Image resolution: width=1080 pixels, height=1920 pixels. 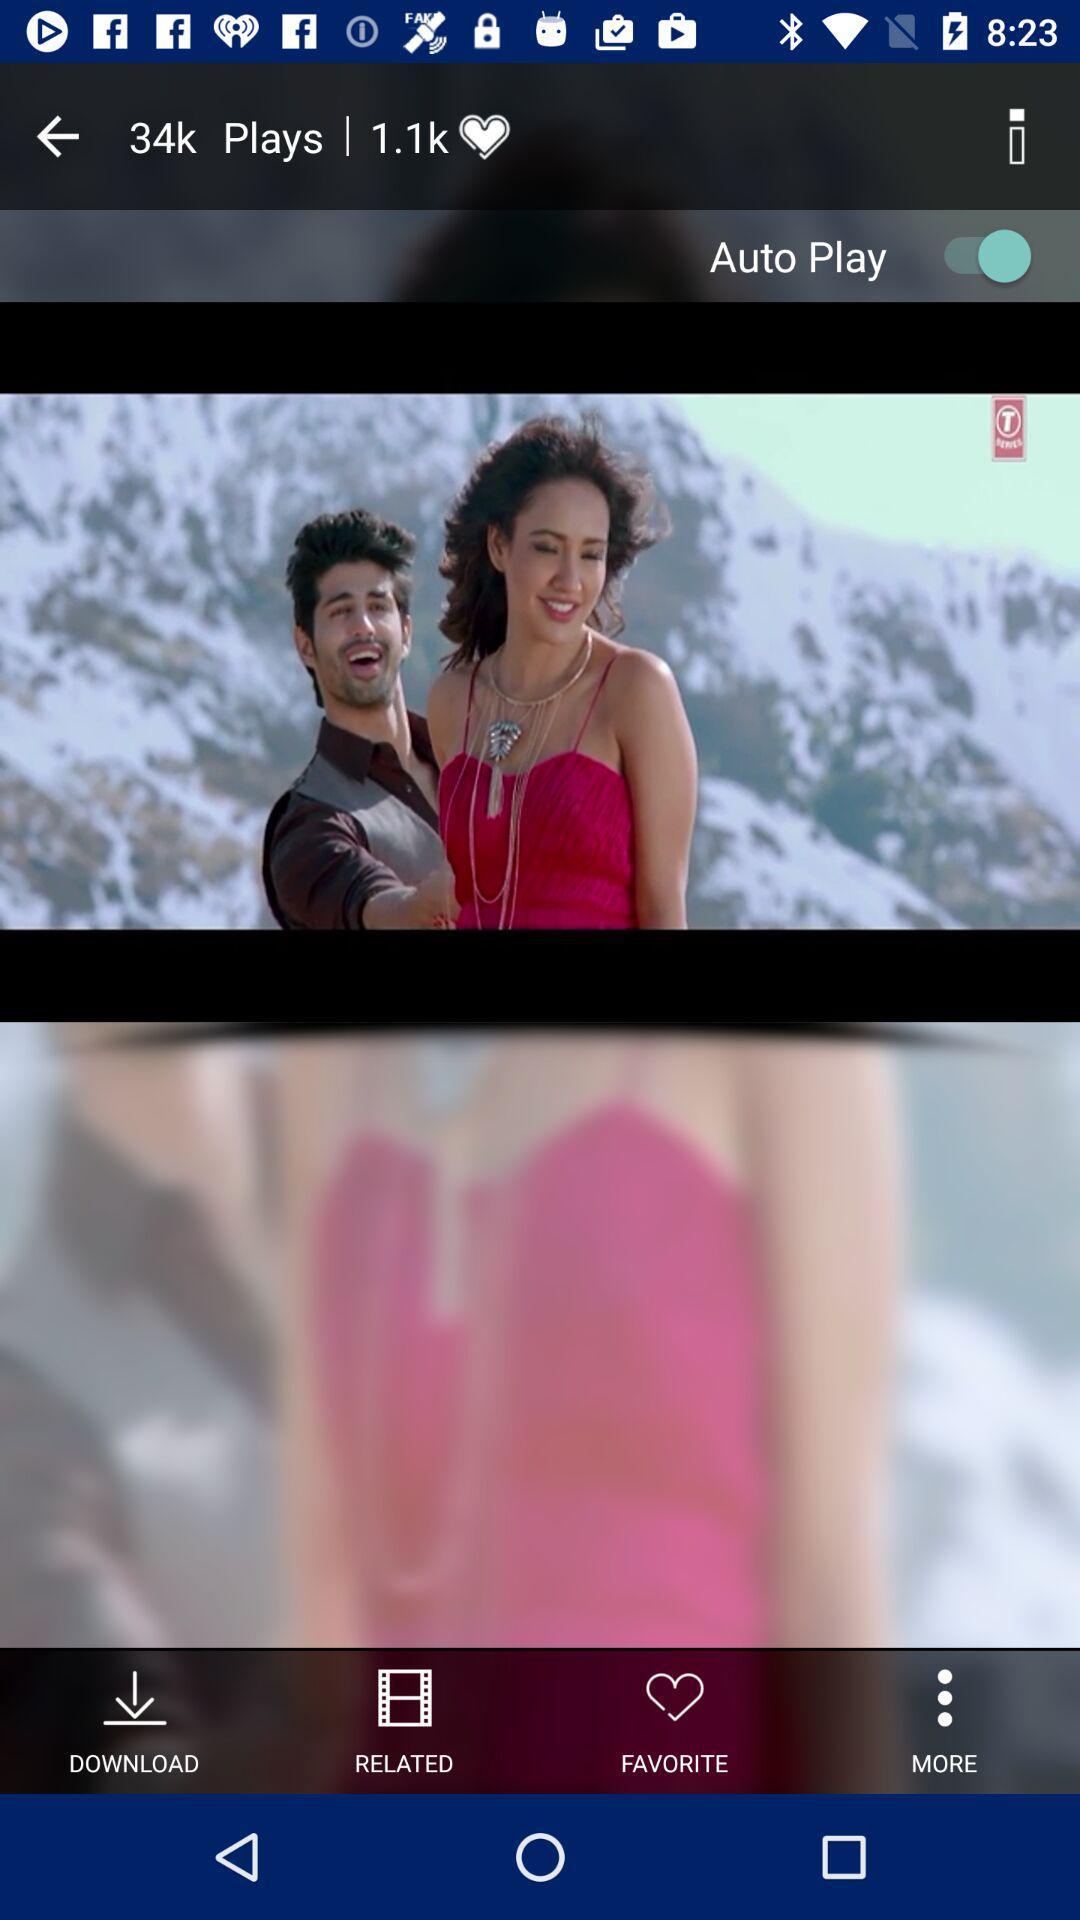 What do you see at coordinates (56, 135) in the screenshot?
I see `the arrow_backward icon` at bounding box center [56, 135].